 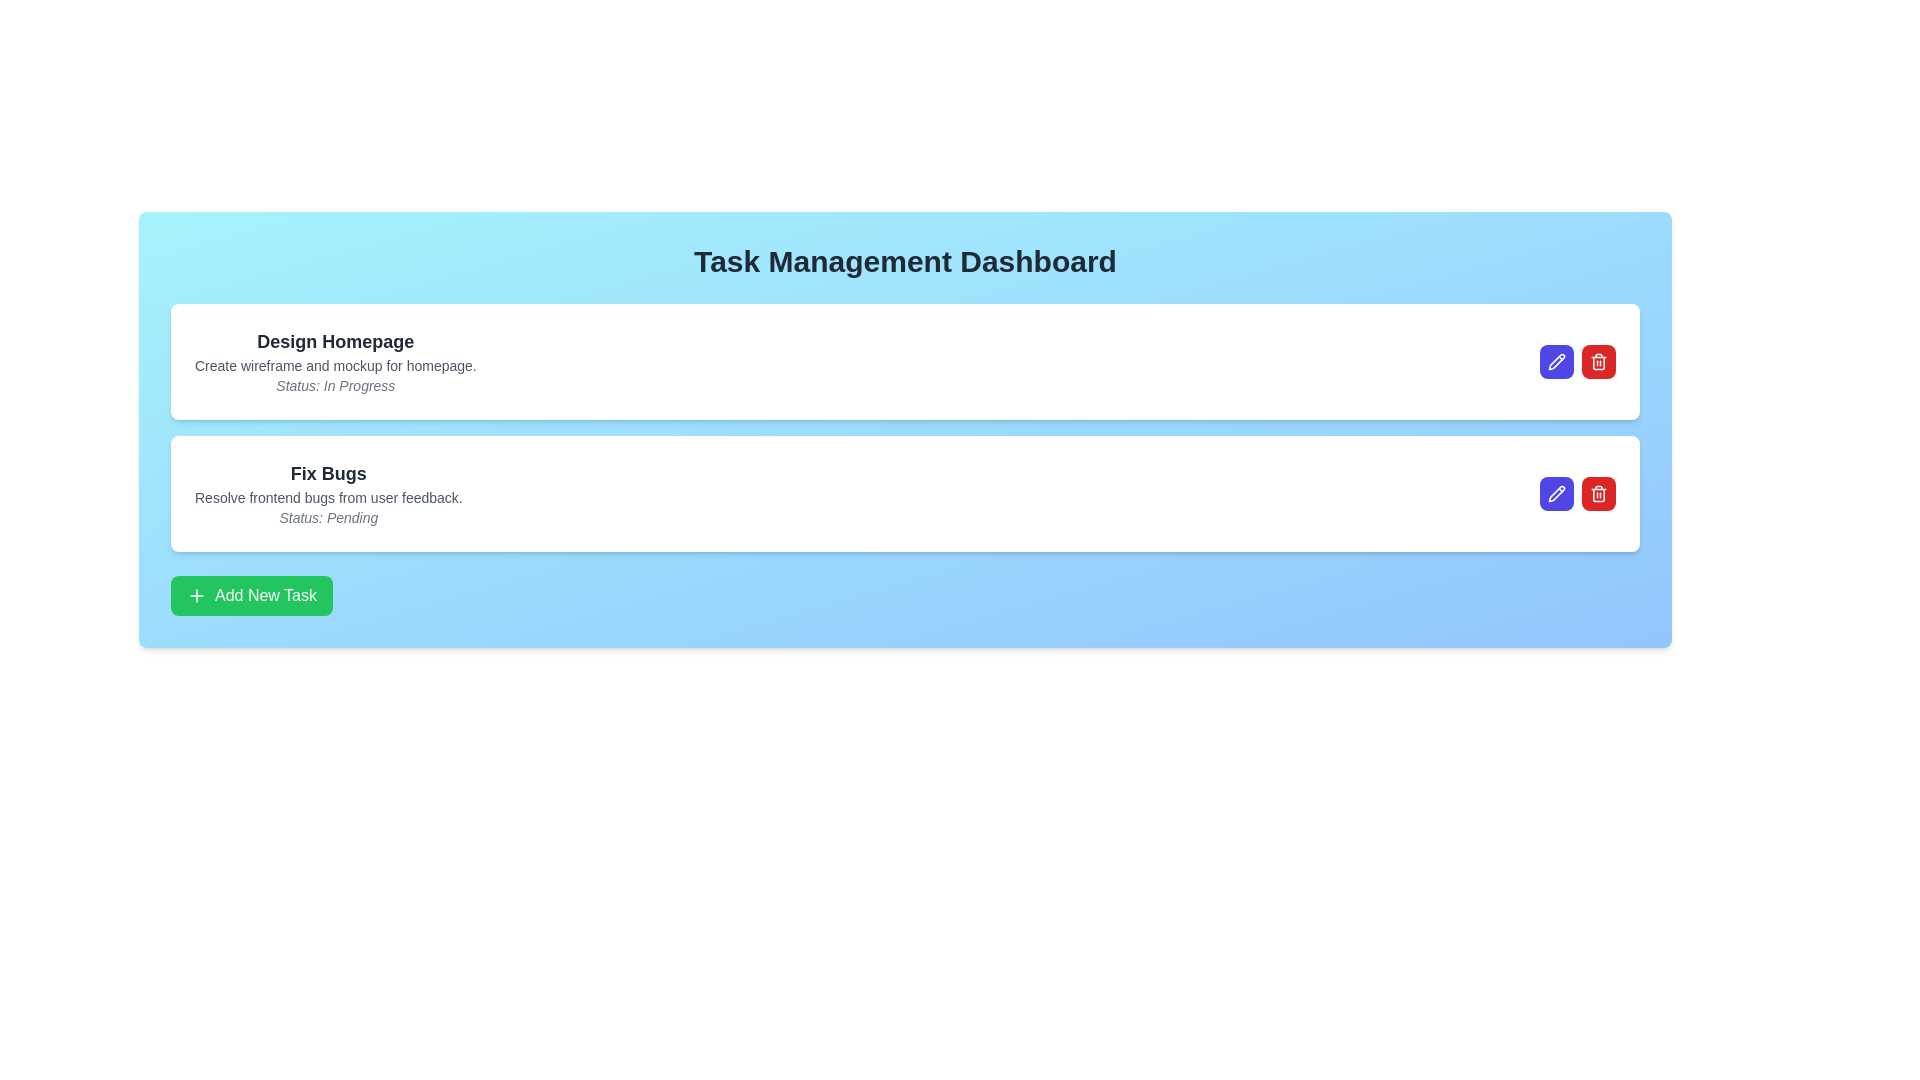 What do you see at coordinates (335, 385) in the screenshot?
I see `status information from the Text label indicating the current status of the task, which is located at the bottom of the task card in the upper segment of the layout` at bounding box center [335, 385].